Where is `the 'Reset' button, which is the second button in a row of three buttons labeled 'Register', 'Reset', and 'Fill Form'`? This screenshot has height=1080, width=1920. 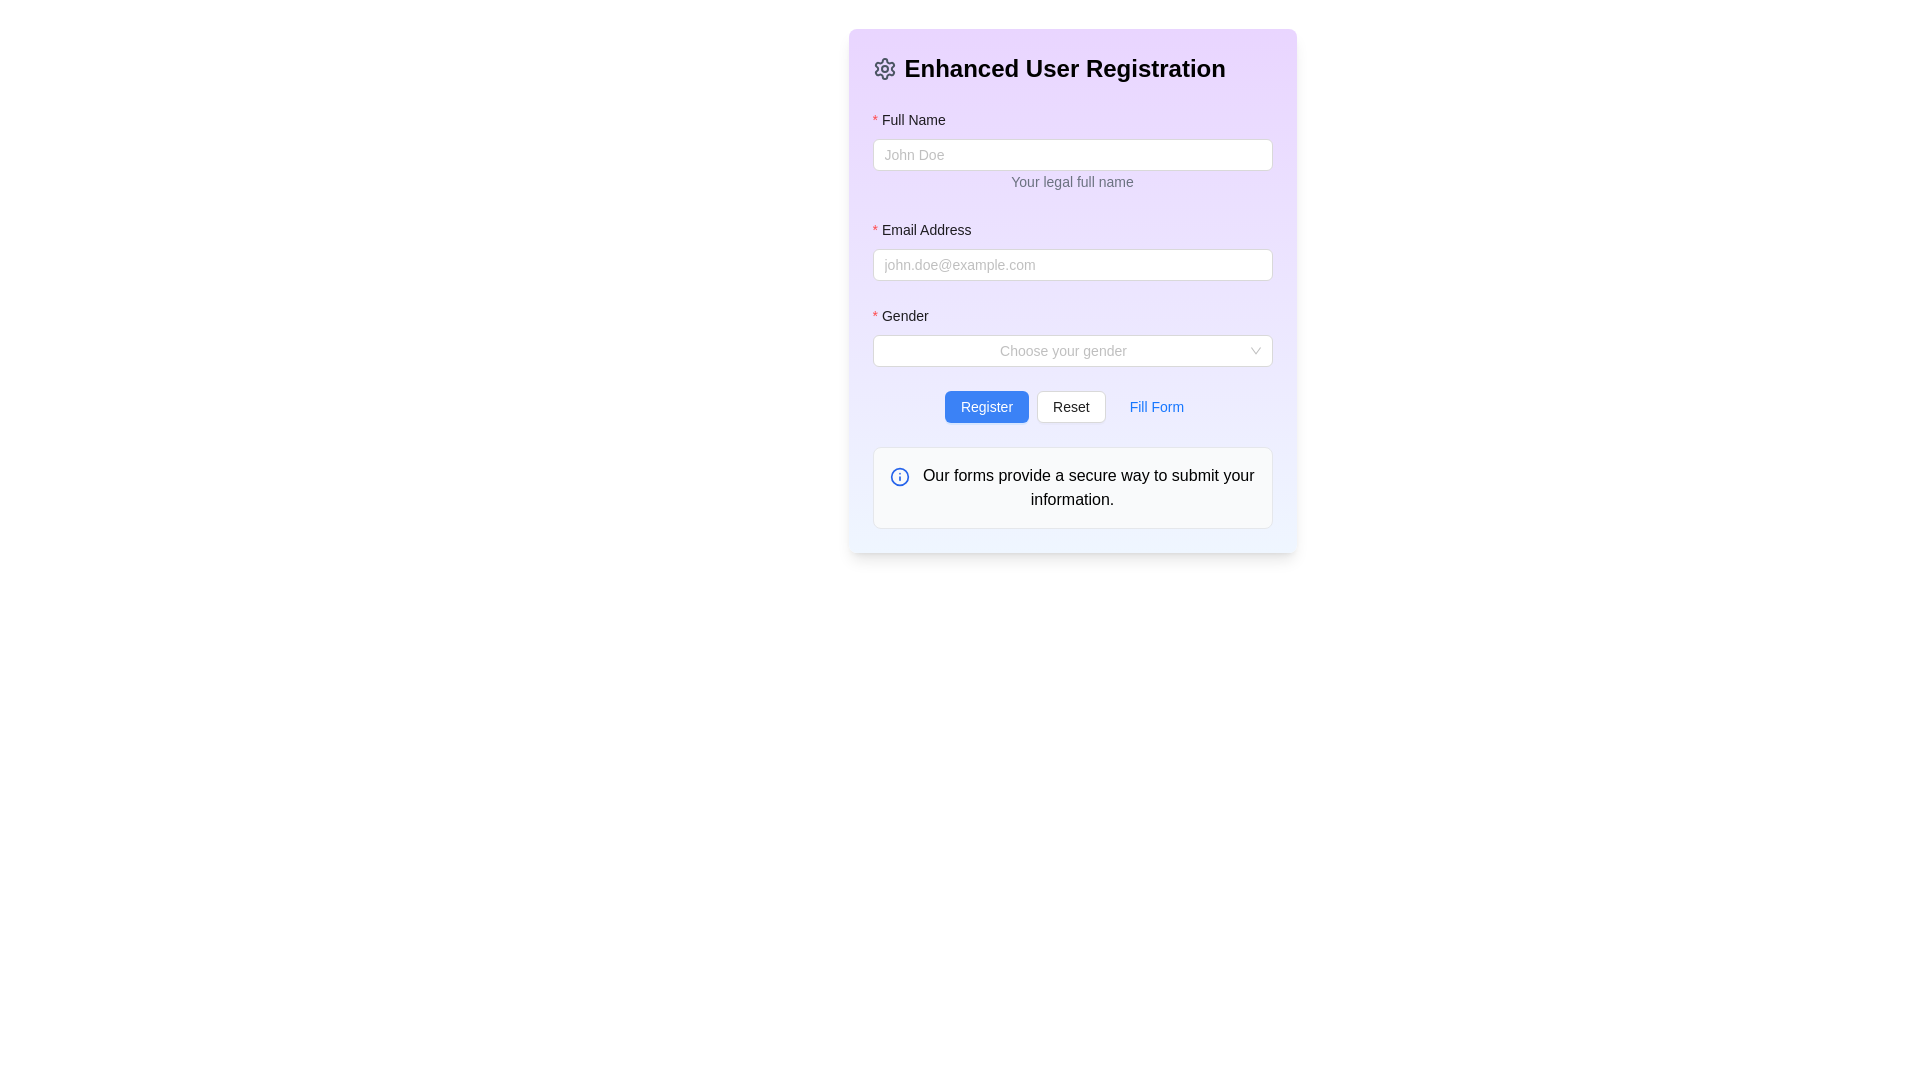
the 'Reset' button, which is the second button in a row of three buttons labeled 'Register', 'Reset', and 'Fill Form' is located at coordinates (1071, 406).